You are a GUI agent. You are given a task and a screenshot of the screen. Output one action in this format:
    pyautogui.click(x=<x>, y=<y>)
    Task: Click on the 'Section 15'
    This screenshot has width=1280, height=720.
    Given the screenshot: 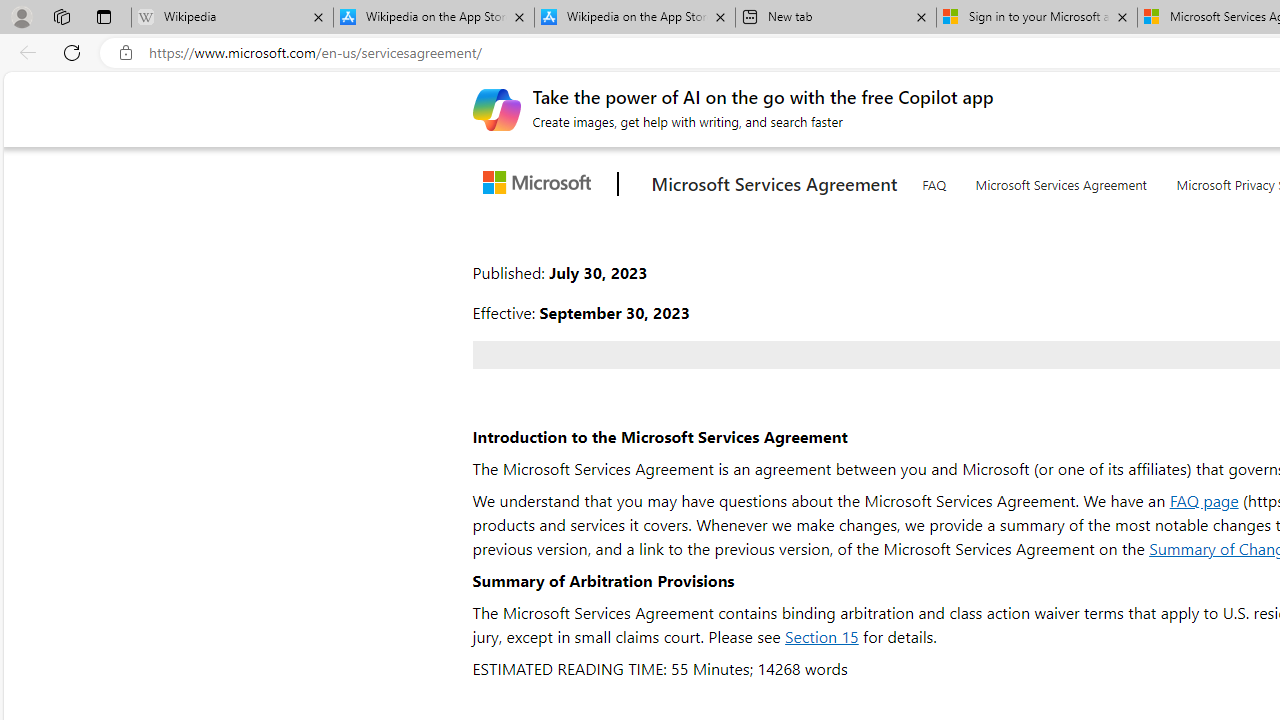 What is the action you would take?
    pyautogui.click(x=821, y=636)
    